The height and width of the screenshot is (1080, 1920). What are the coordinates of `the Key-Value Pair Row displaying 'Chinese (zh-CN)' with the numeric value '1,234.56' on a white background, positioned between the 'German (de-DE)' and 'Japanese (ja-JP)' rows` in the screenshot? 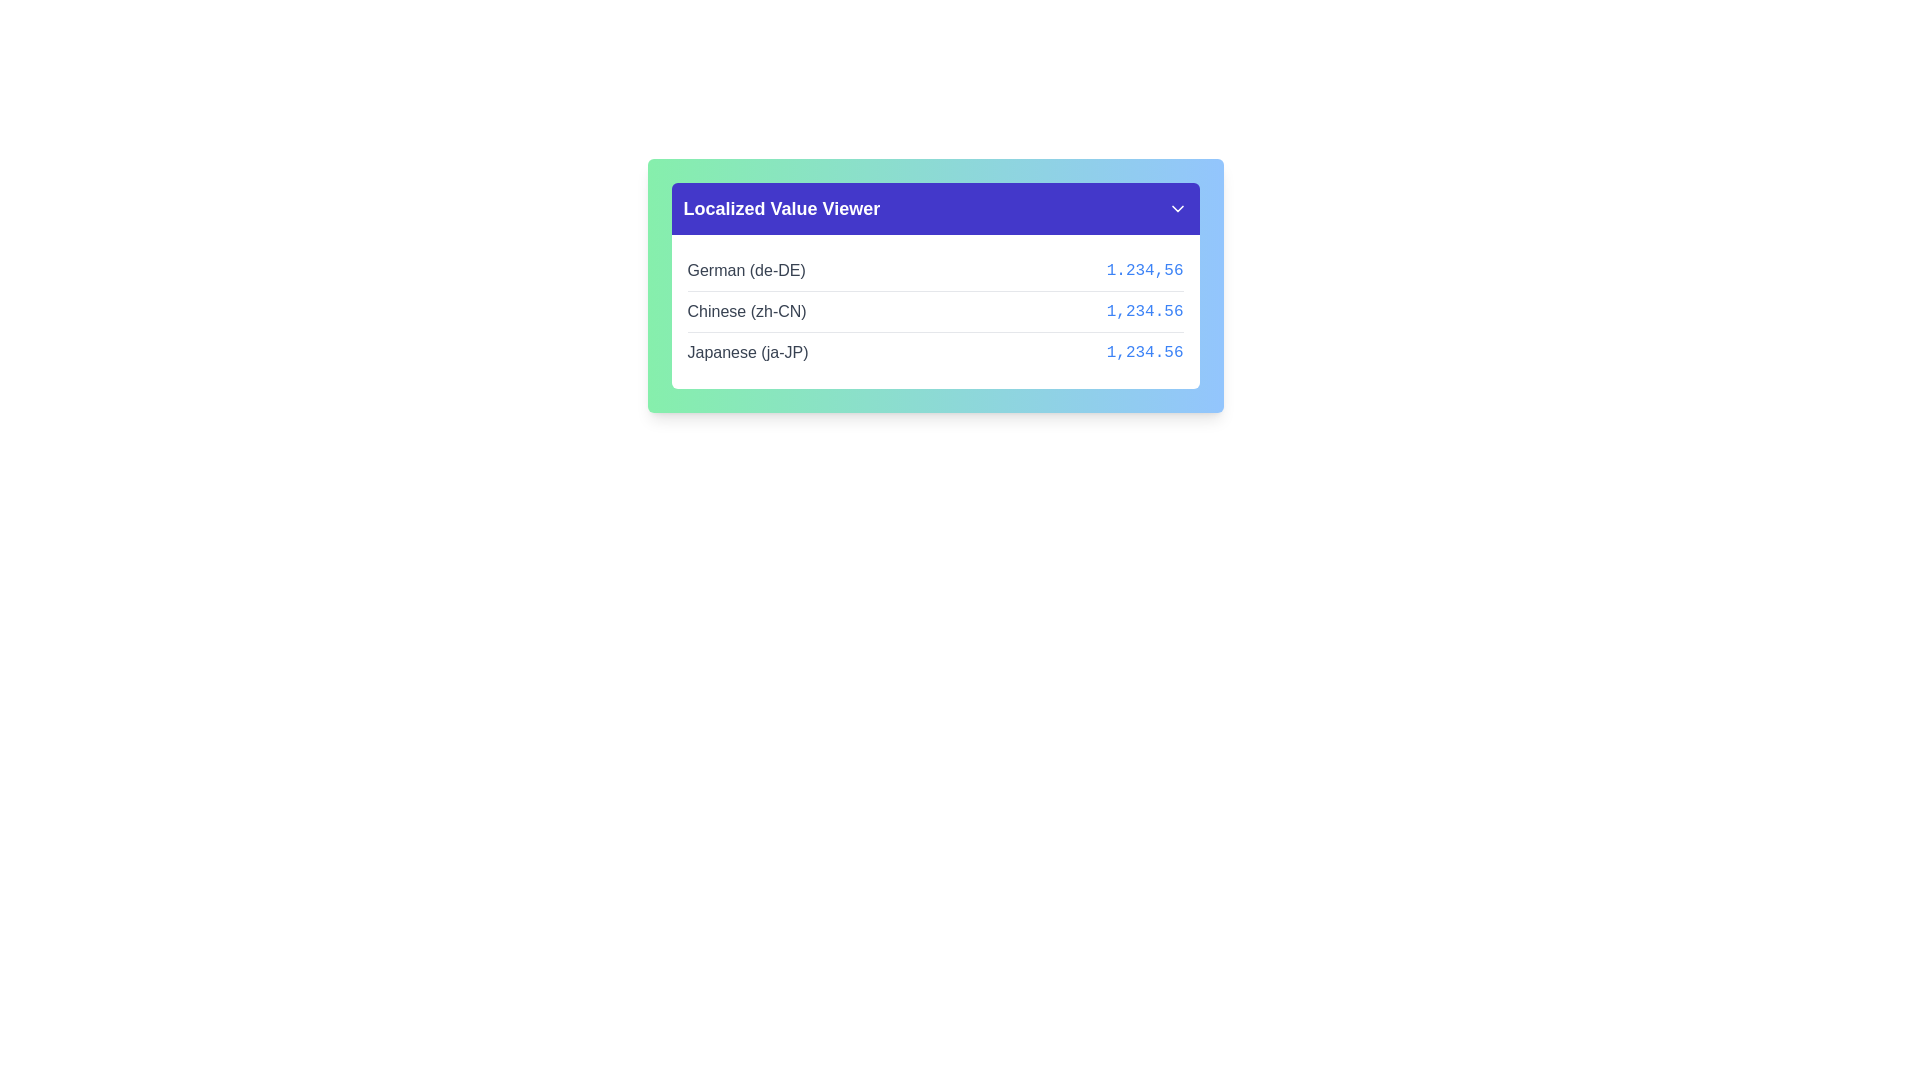 It's located at (934, 312).